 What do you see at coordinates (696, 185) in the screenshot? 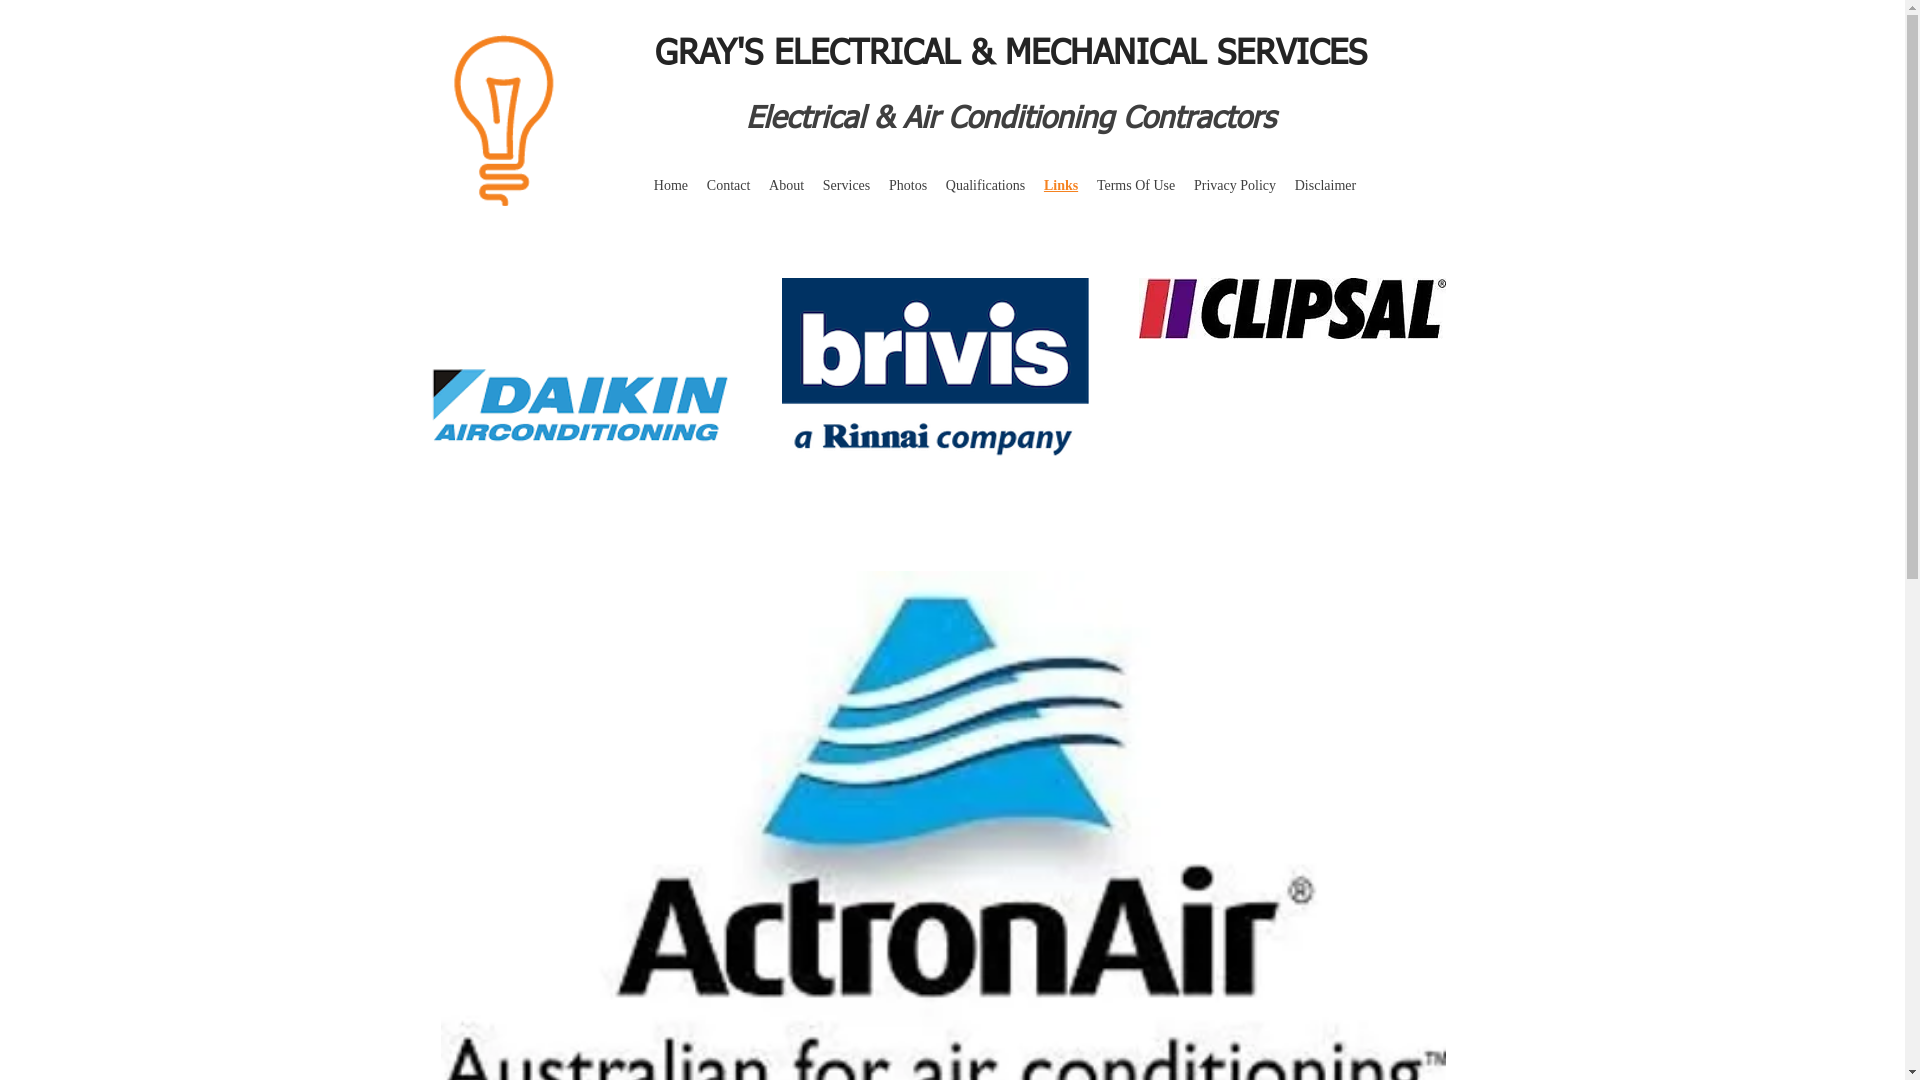
I see `'Contact'` at bounding box center [696, 185].